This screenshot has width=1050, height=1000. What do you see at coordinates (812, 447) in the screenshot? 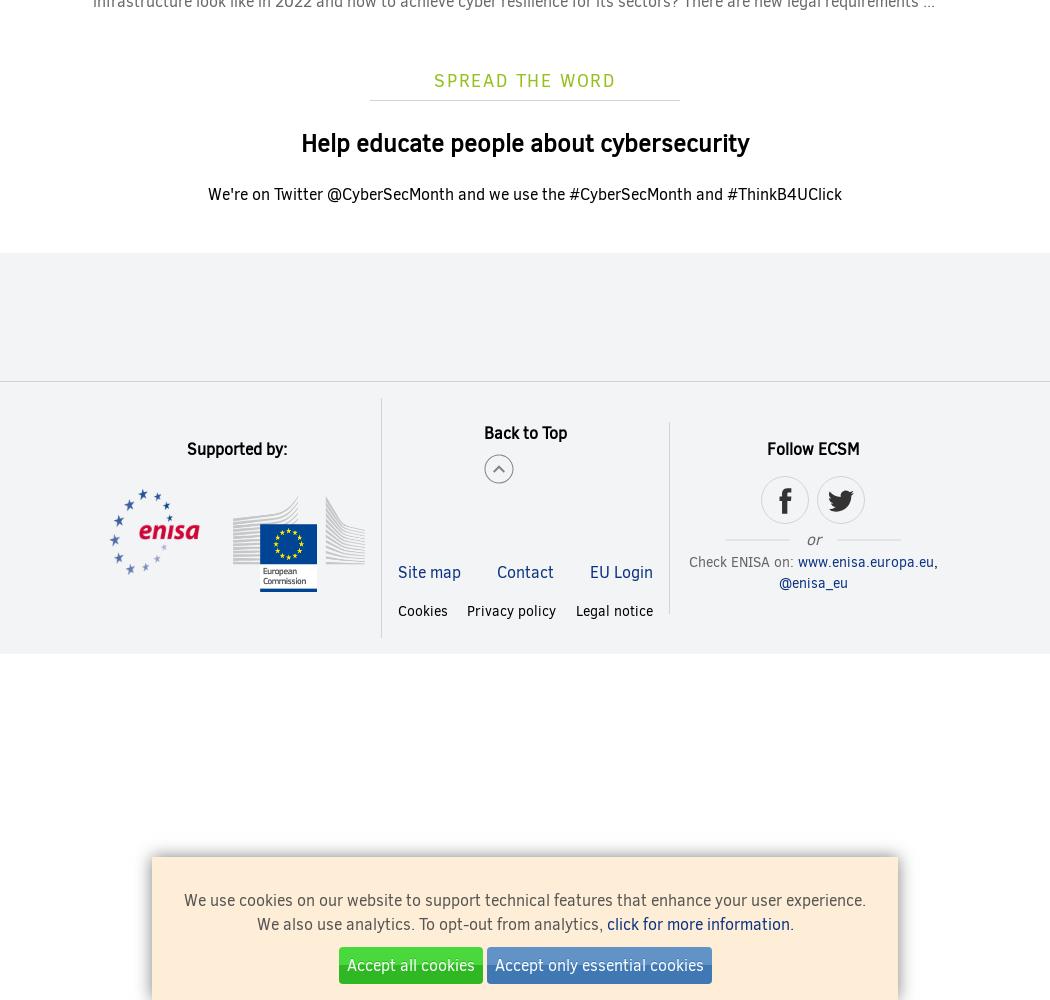
I see `'Follow ECSM'` at bounding box center [812, 447].